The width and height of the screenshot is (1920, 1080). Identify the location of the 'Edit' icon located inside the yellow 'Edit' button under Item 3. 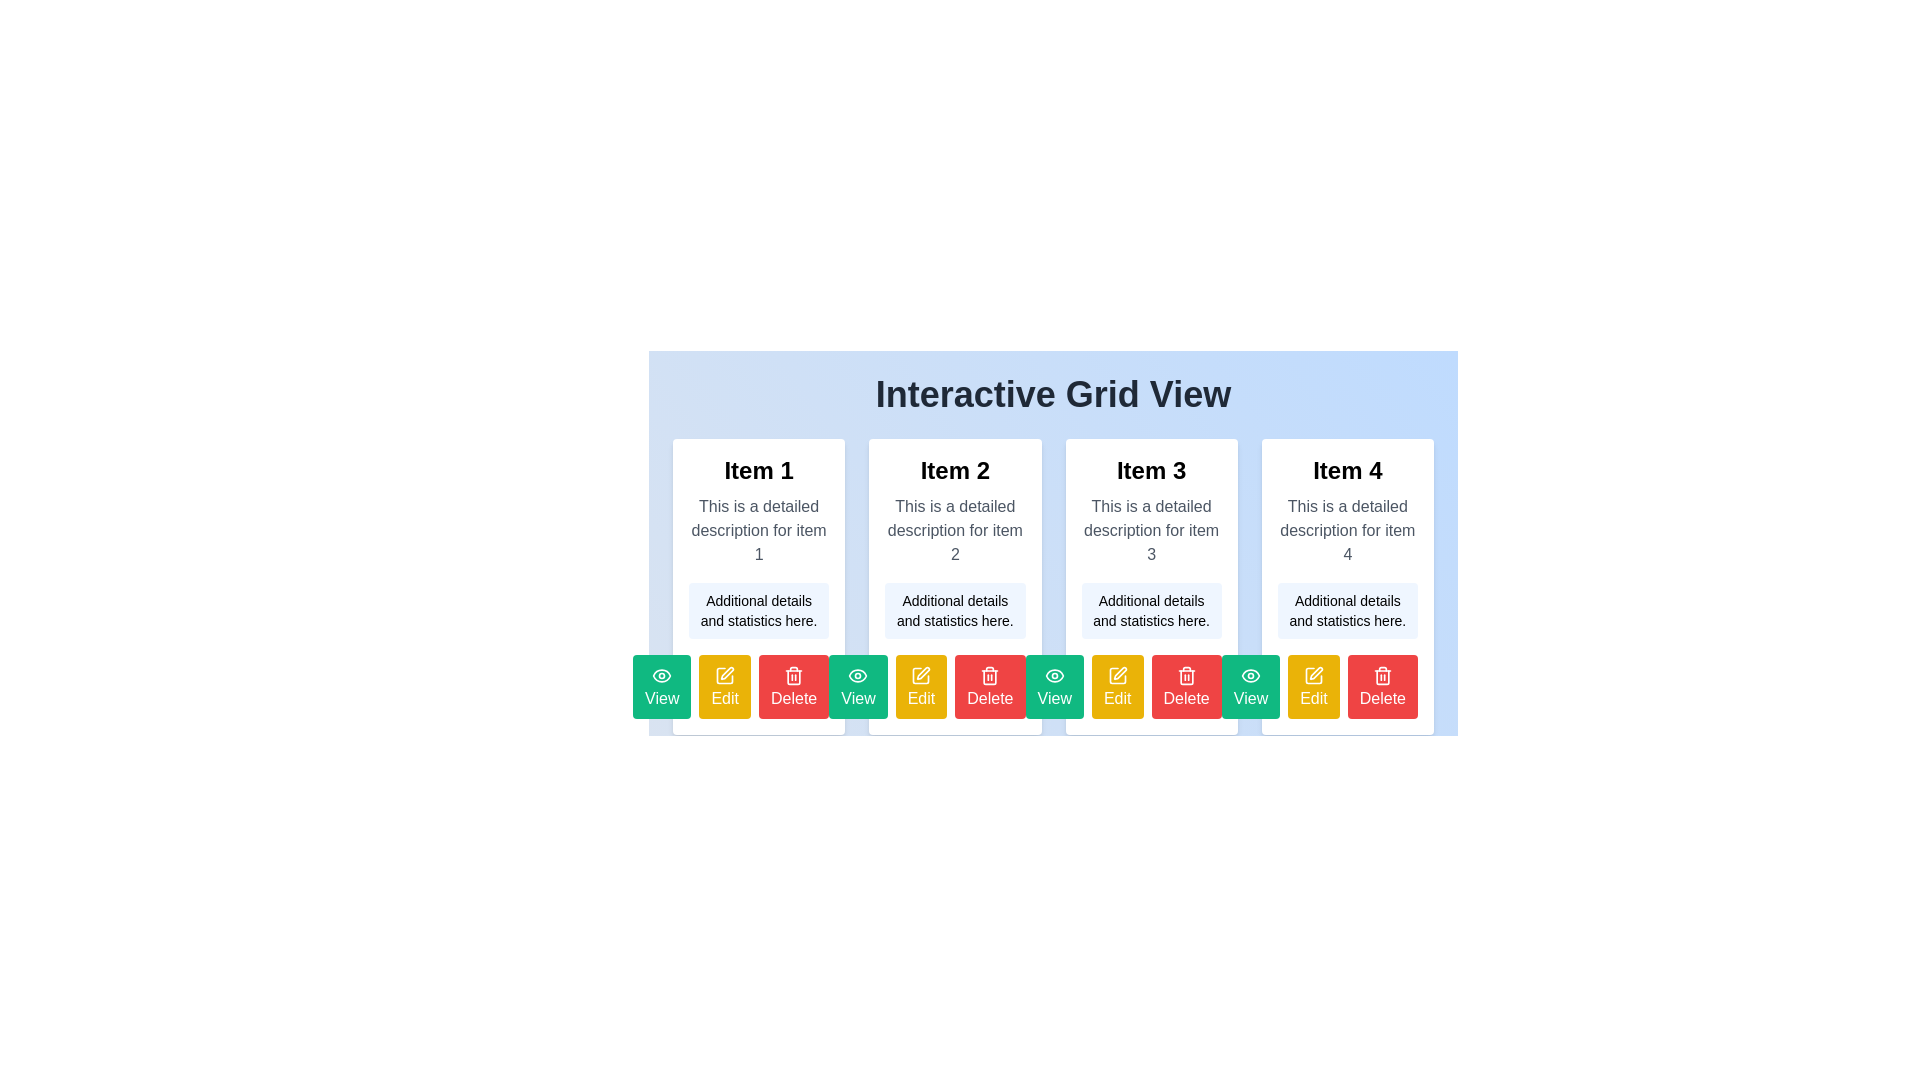
(1116, 675).